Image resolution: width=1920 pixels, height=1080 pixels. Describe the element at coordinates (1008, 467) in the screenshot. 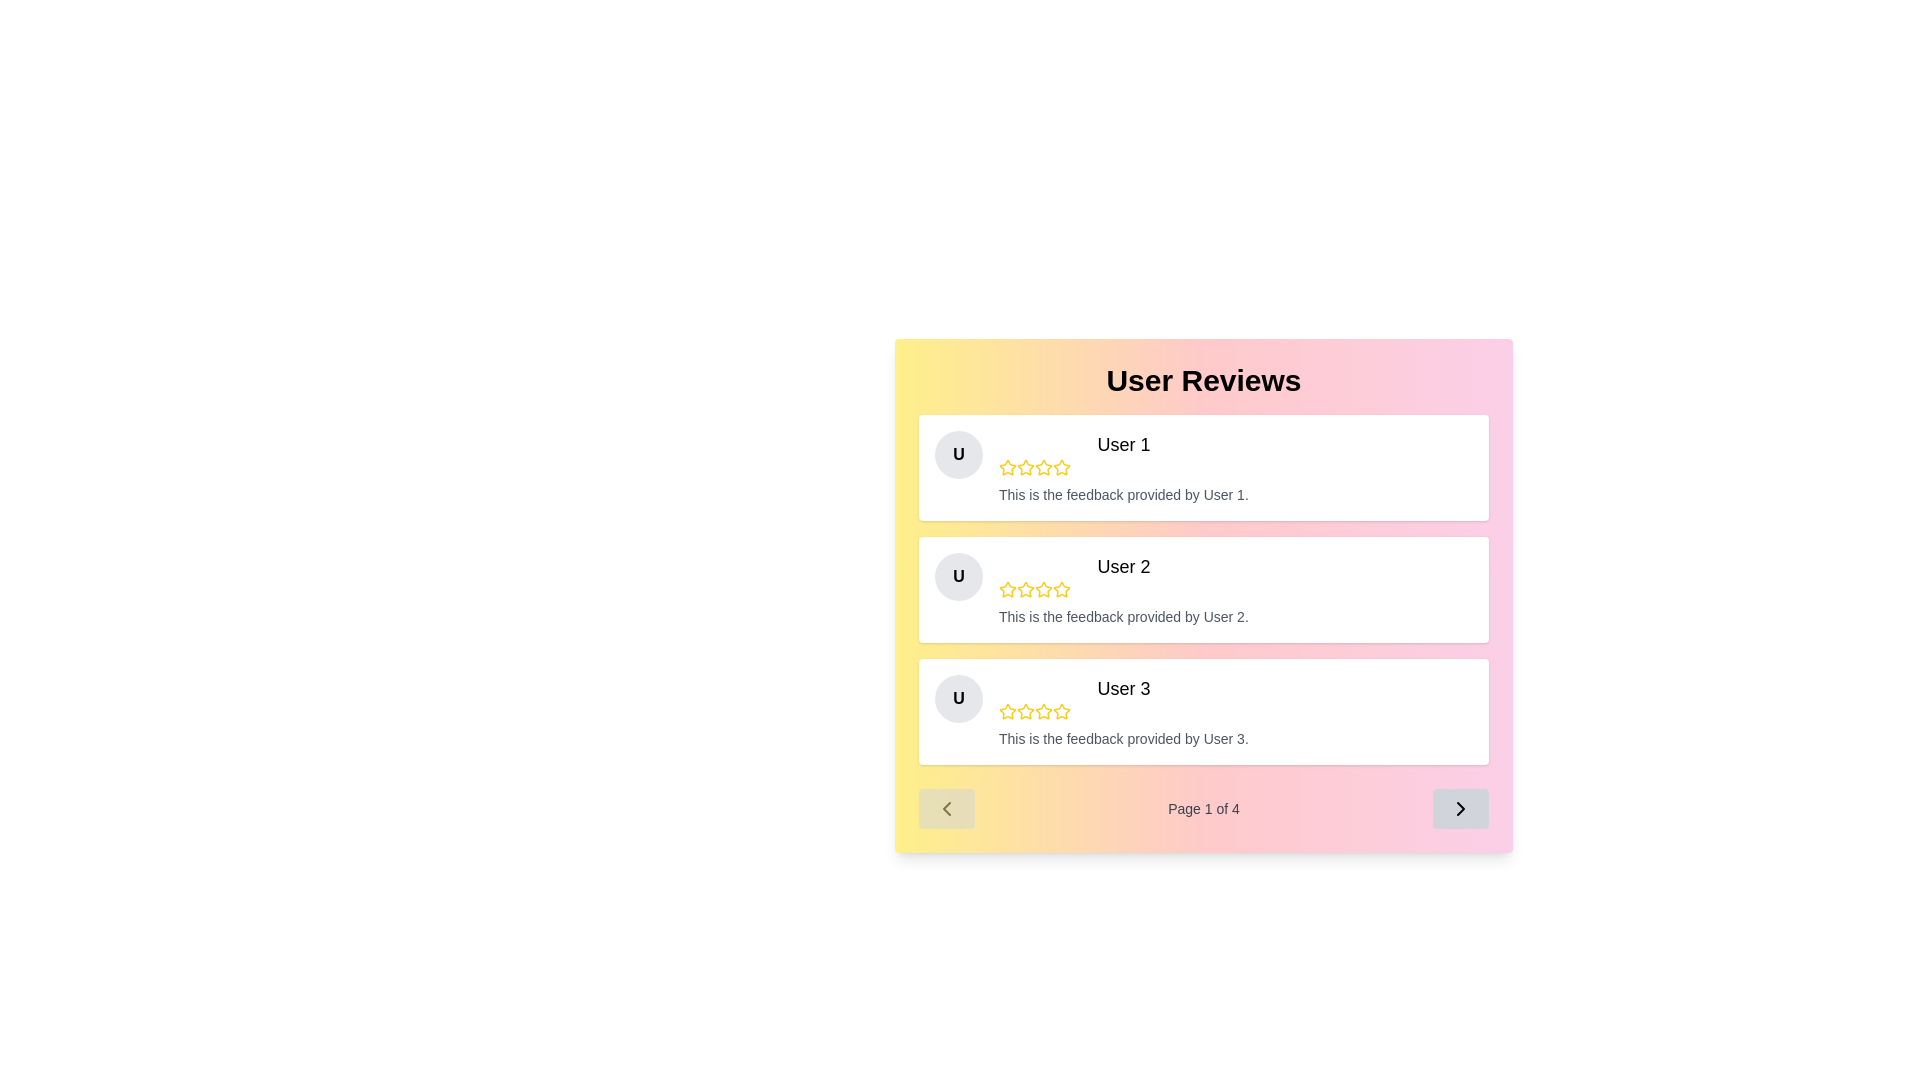

I see `the first star in the 5-star rating system for 'User 1'` at that location.